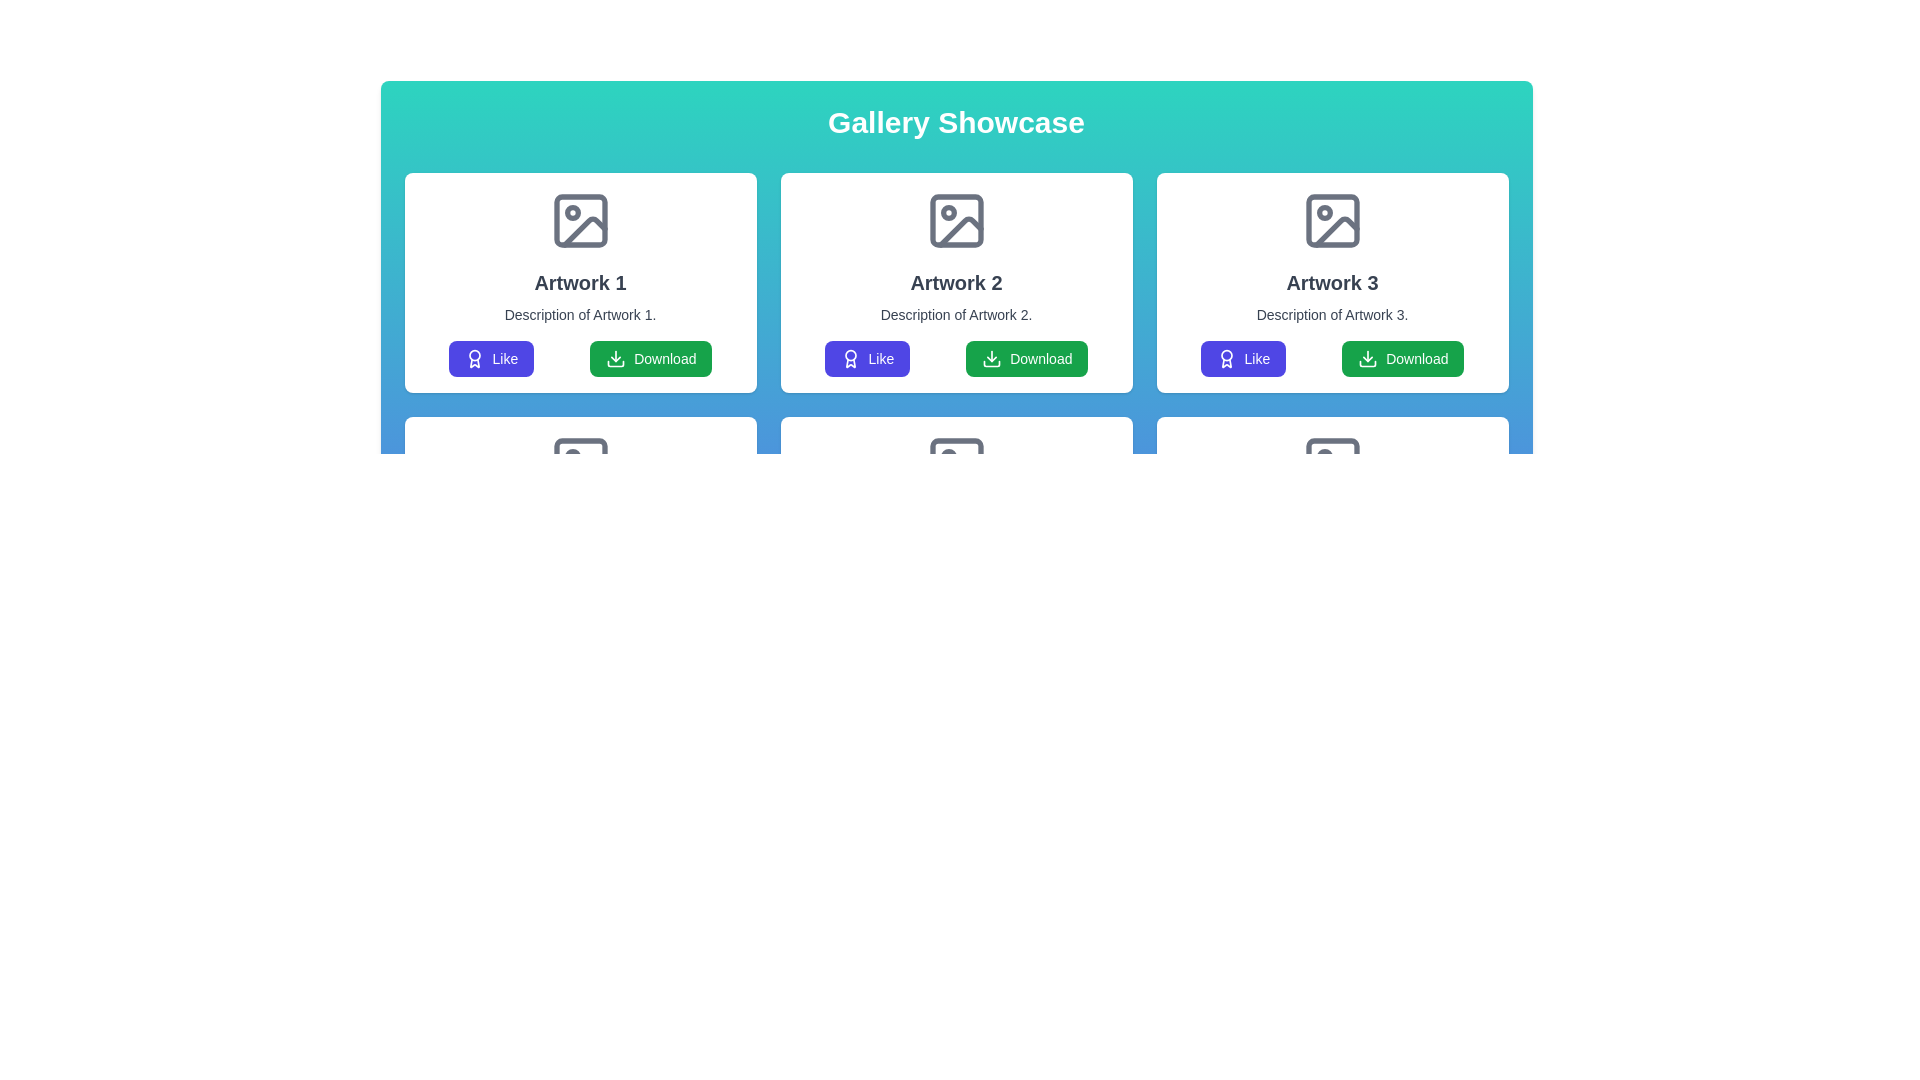 The width and height of the screenshot is (1920, 1080). Describe the element at coordinates (1225, 357) in the screenshot. I see `the award badge icon within the 'Like' button of the third artwork card in the second row, which is styled with a simple line-art design in white on a purple background` at that location.